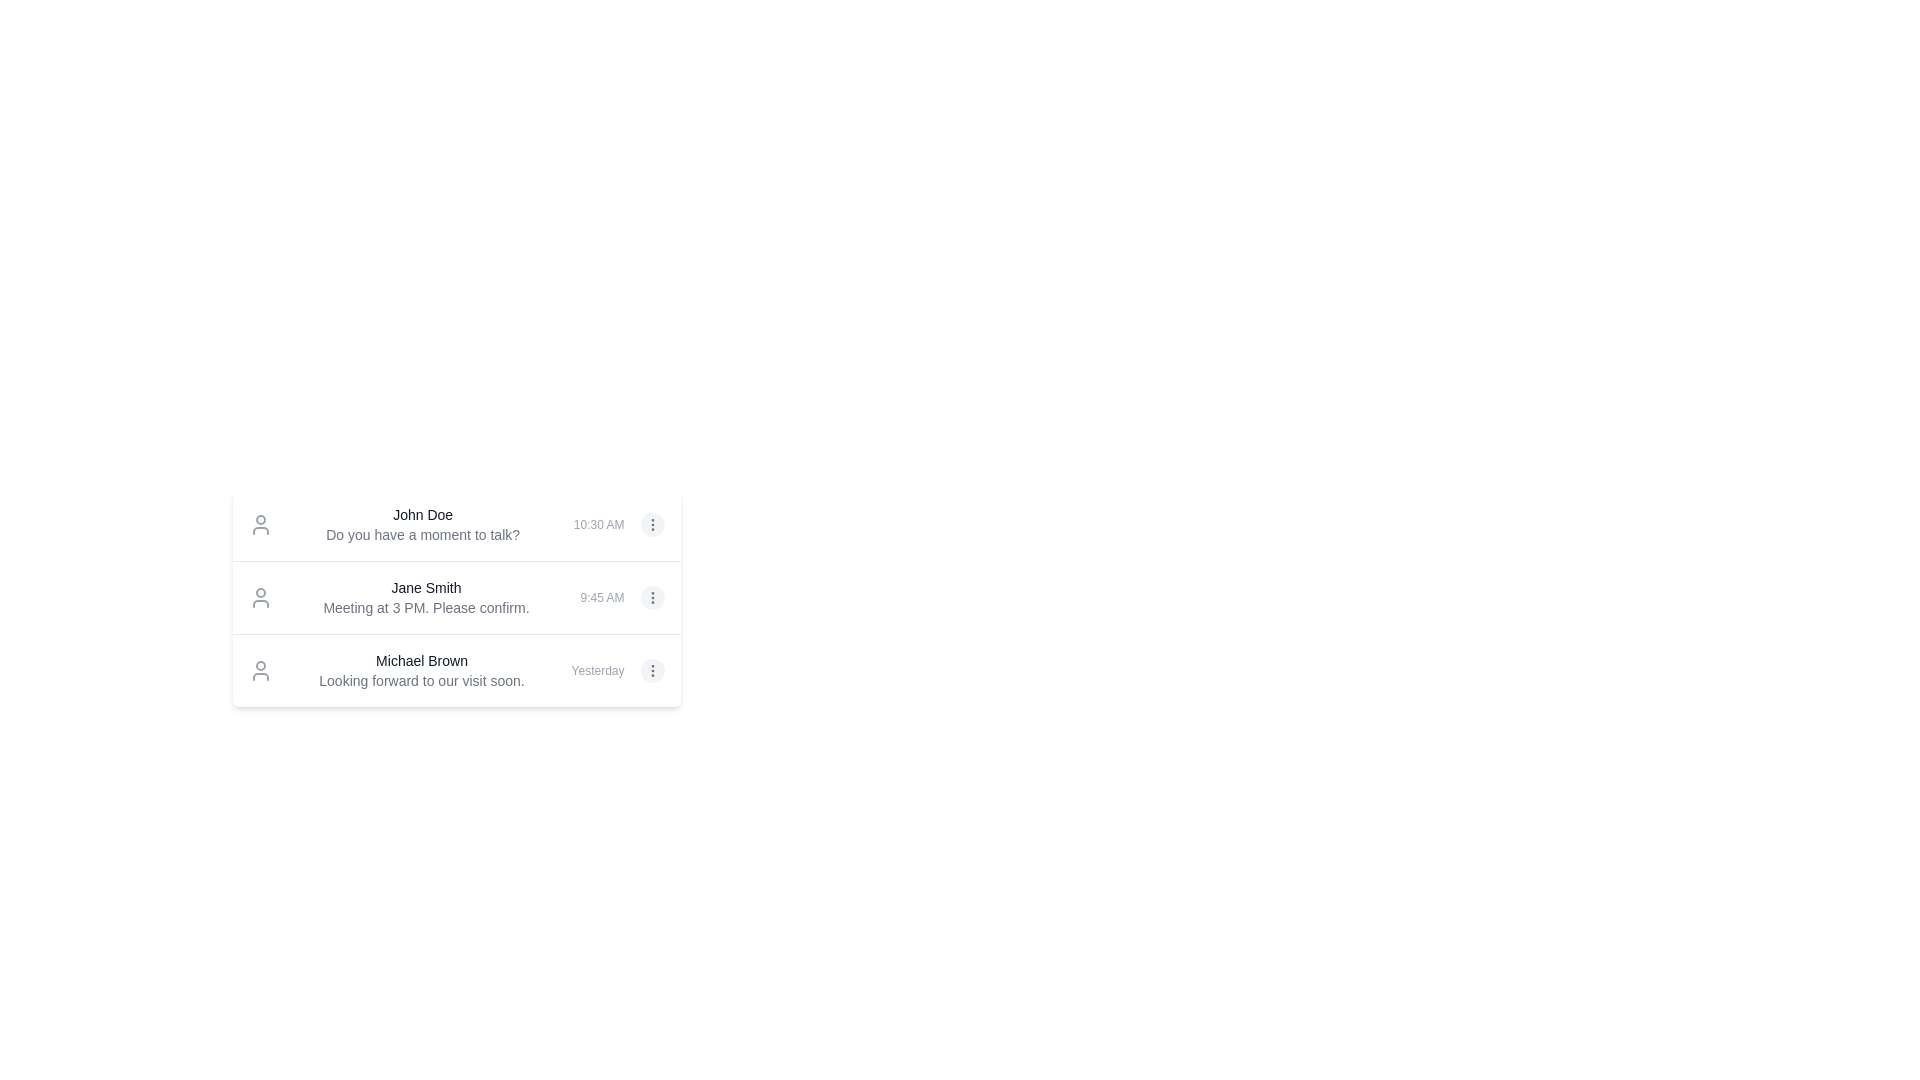 The image size is (1920, 1080). I want to click on the vertically aligned three-dot icon button located at the far-right side of the message preview for 'John Doe' to visualize the hover effect, so click(652, 523).